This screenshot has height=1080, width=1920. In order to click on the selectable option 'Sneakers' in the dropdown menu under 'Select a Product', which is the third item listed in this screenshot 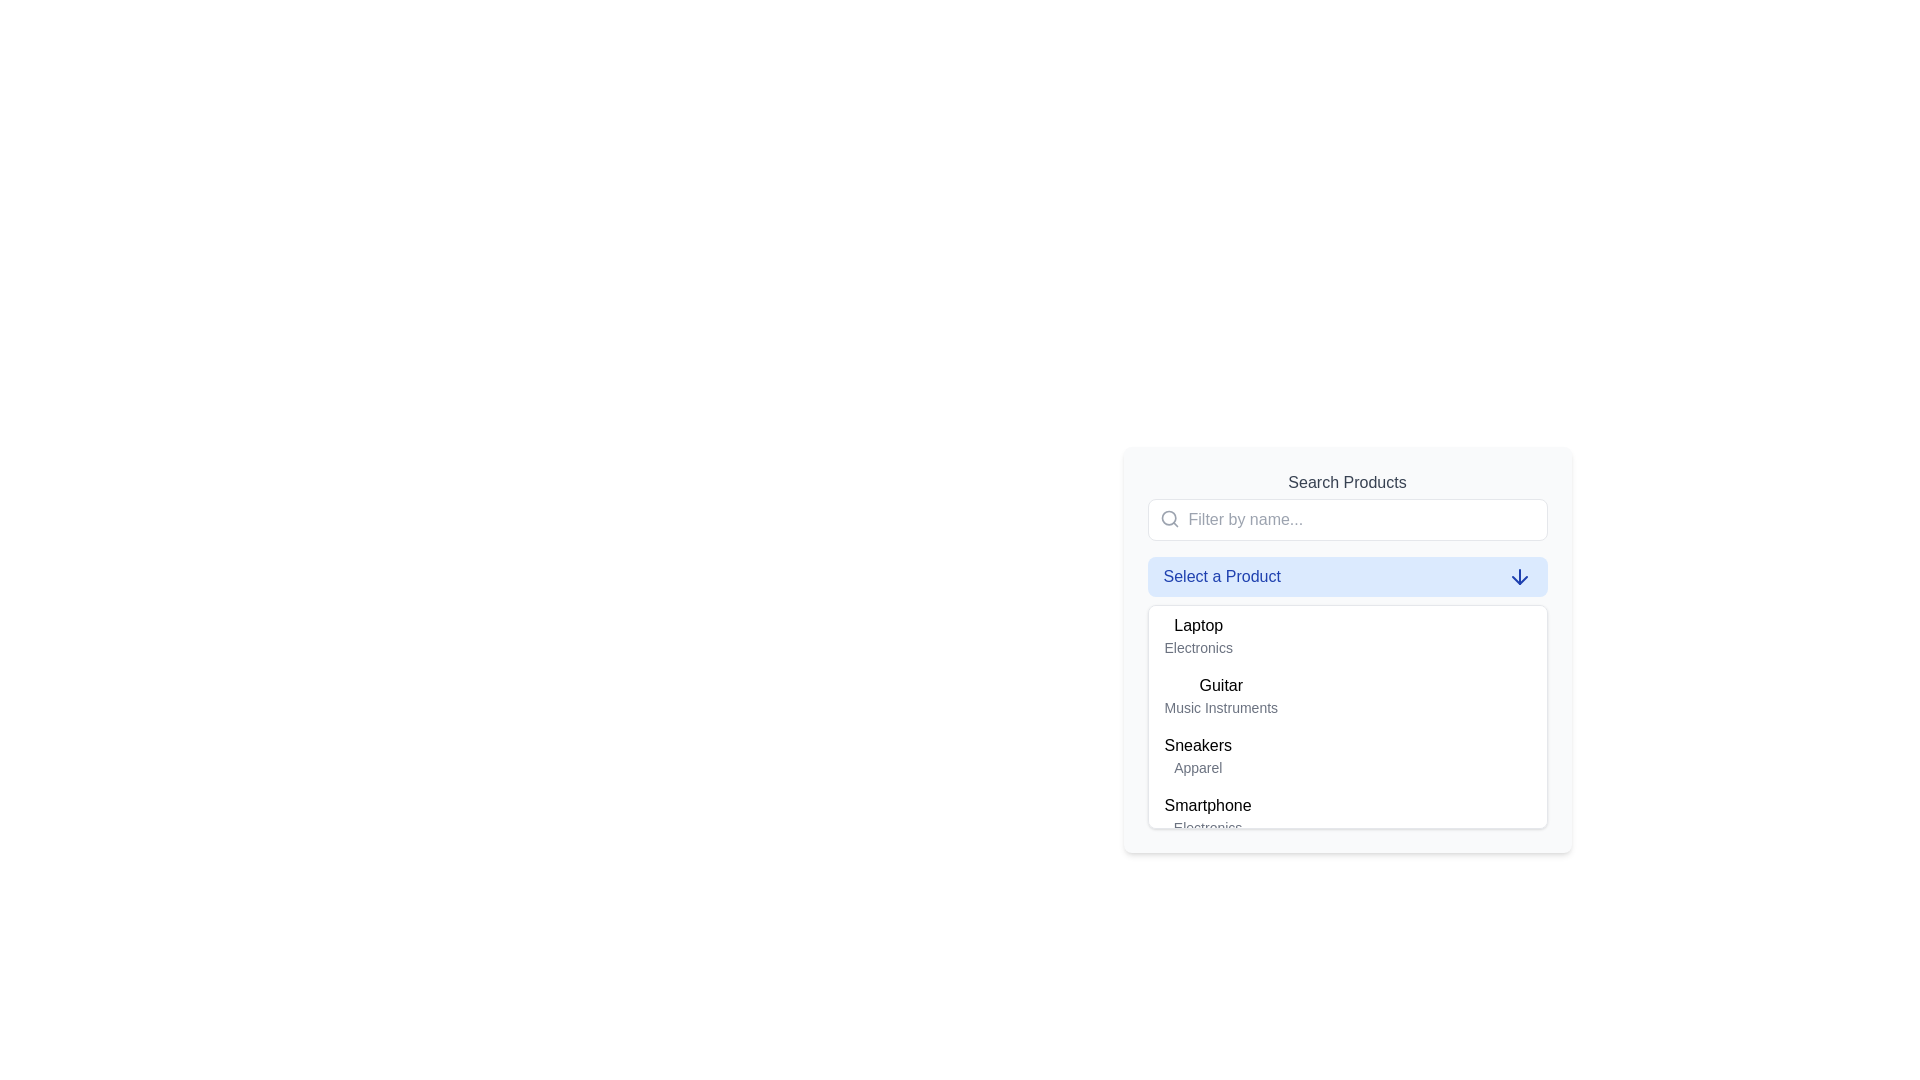, I will do `click(1198, 745)`.